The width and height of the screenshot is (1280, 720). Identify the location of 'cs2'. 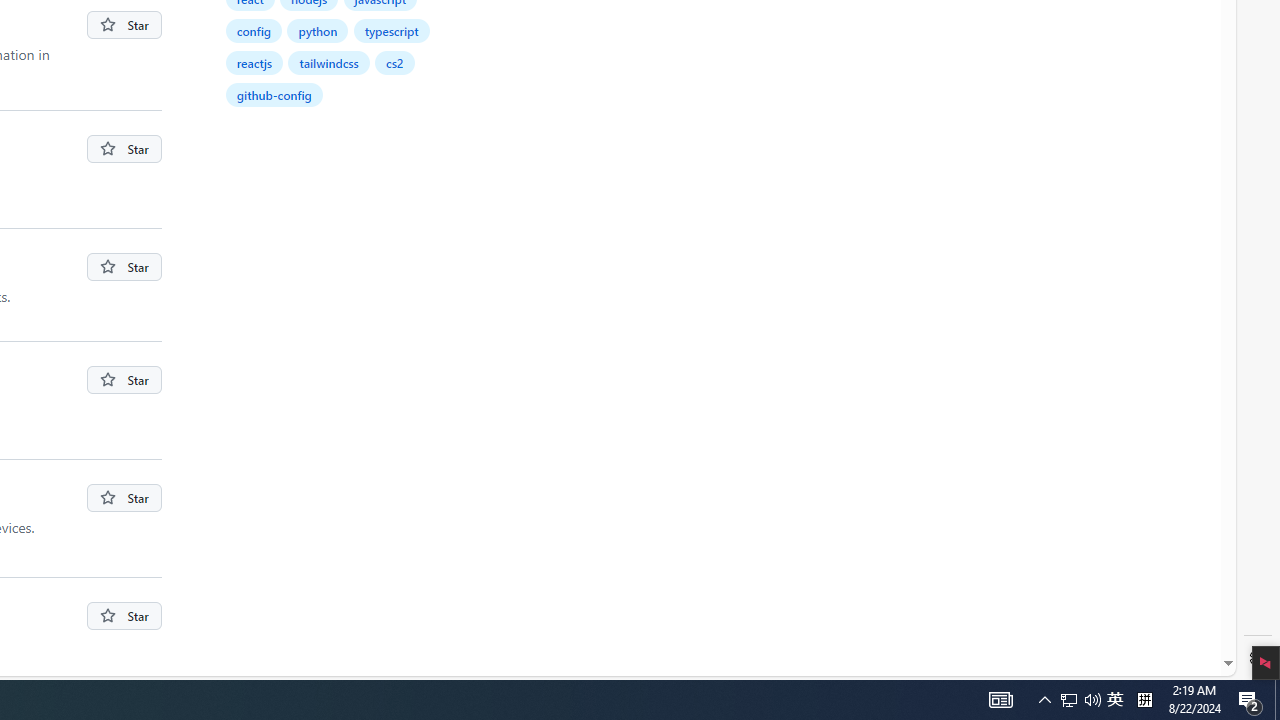
(394, 61).